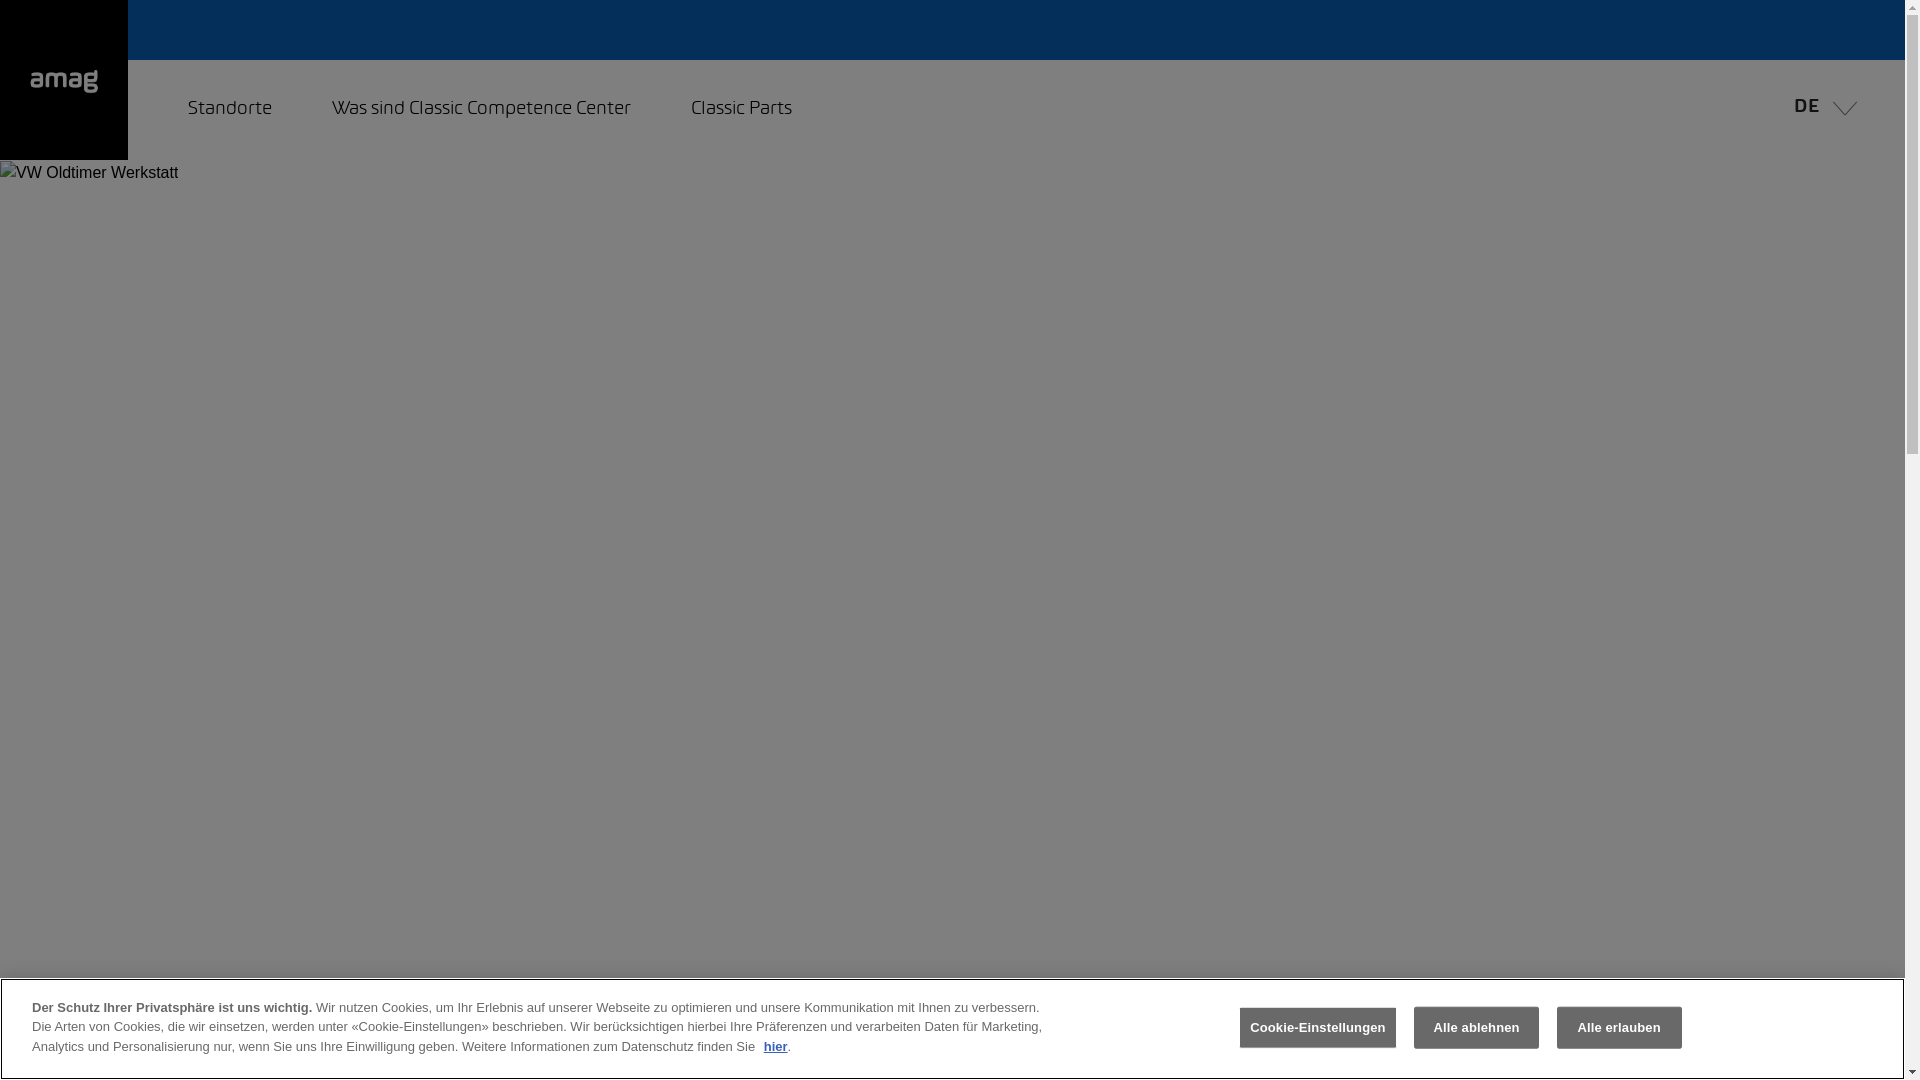 This screenshot has height=1080, width=1920. What do you see at coordinates (775, 1045) in the screenshot?
I see `'hier'` at bounding box center [775, 1045].